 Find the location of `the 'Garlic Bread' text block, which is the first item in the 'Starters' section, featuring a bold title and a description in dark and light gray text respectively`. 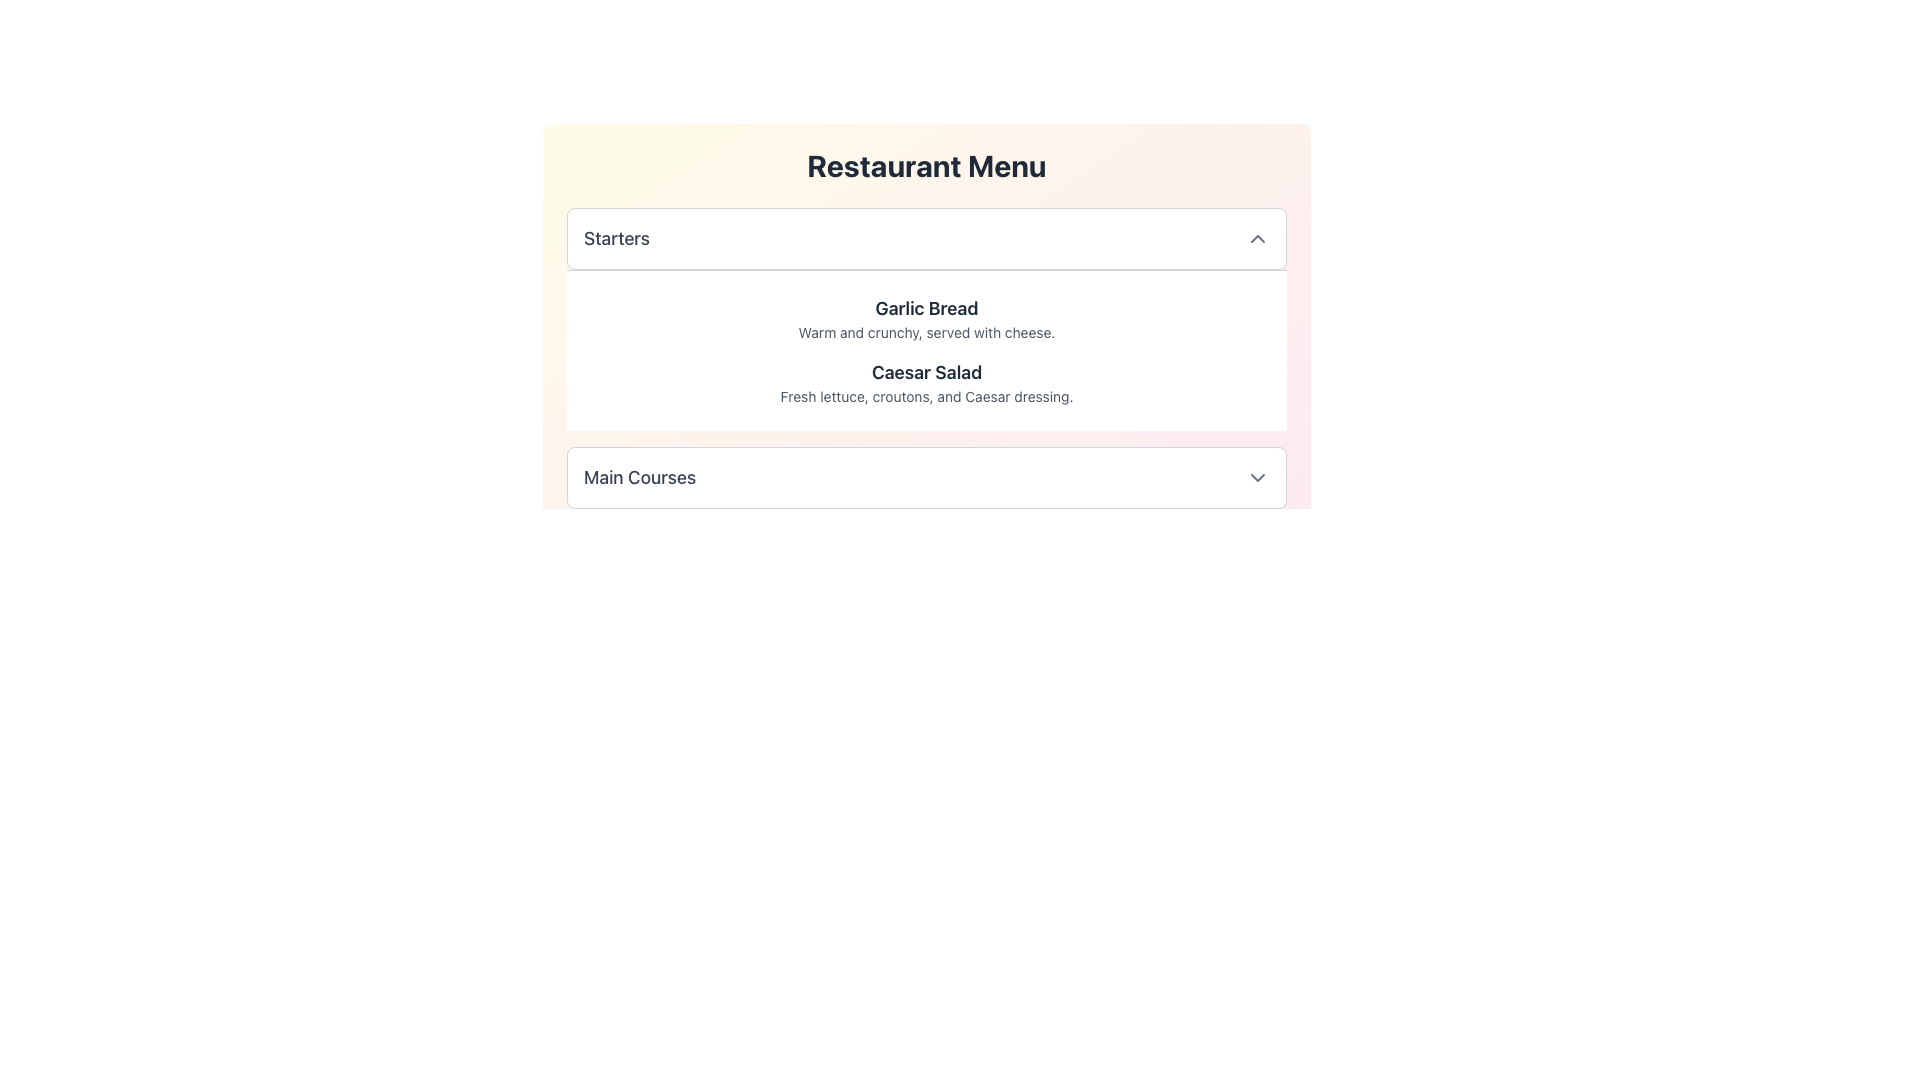

the 'Garlic Bread' text block, which is the first item in the 'Starters' section, featuring a bold title and a description in dark and light gray text respectively is located at coordinates (925, 318).